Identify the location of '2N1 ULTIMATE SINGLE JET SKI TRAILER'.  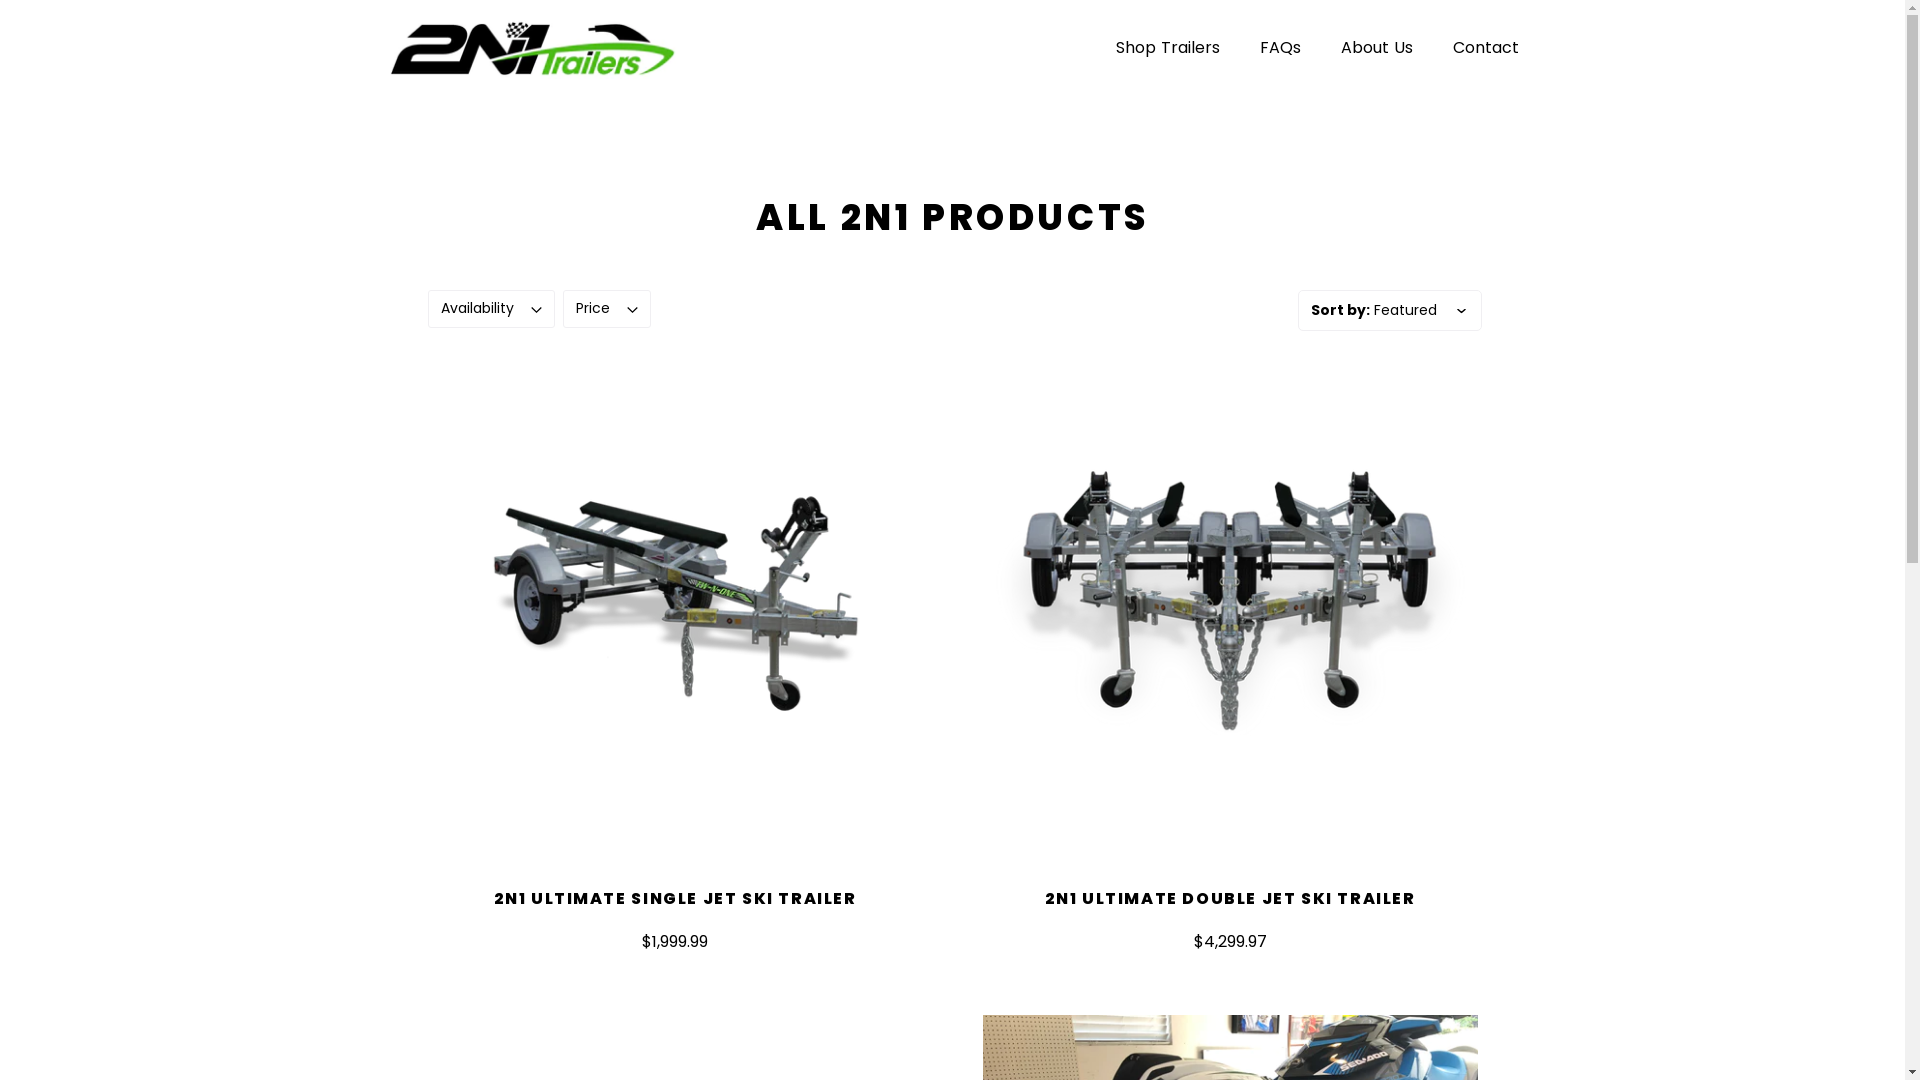
(494, 897).